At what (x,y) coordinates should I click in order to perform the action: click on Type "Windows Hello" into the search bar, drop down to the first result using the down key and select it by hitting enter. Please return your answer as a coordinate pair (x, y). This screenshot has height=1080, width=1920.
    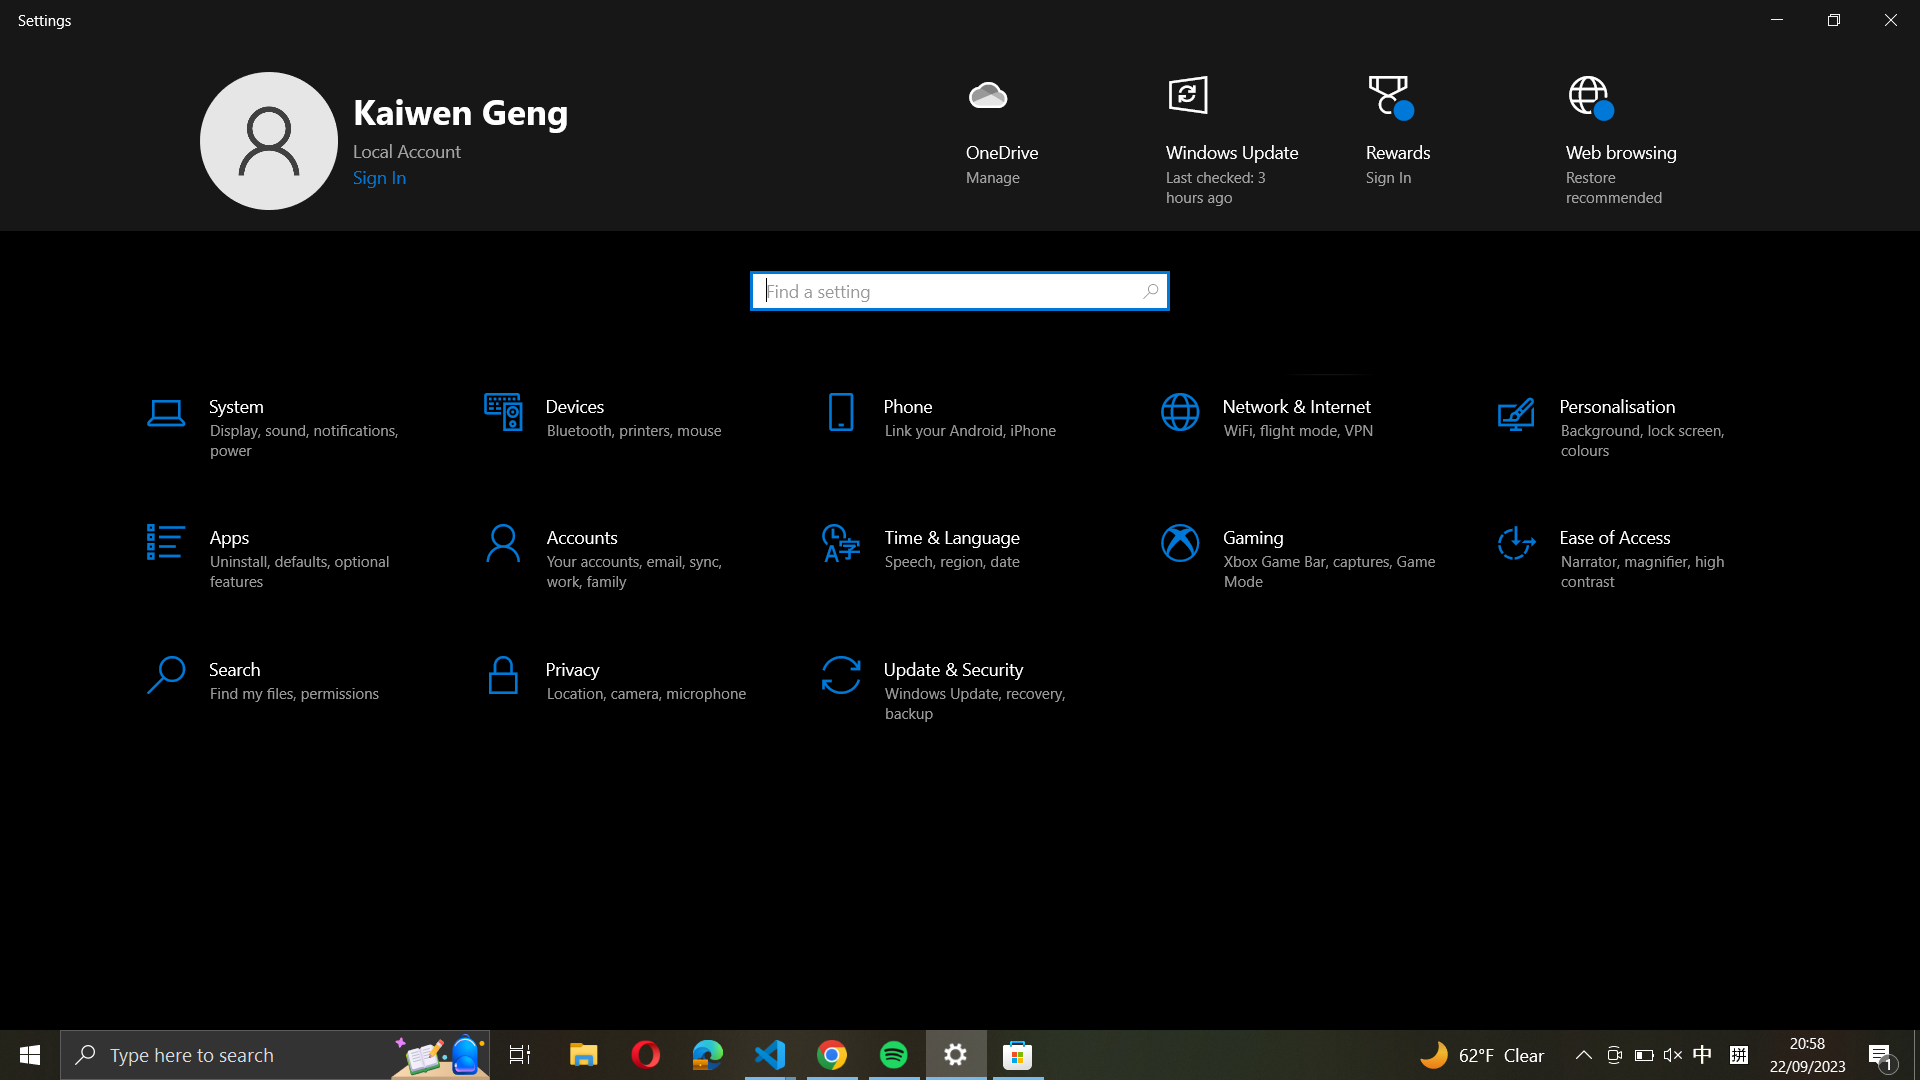
    Looking at the image, I should click on (958, 289).